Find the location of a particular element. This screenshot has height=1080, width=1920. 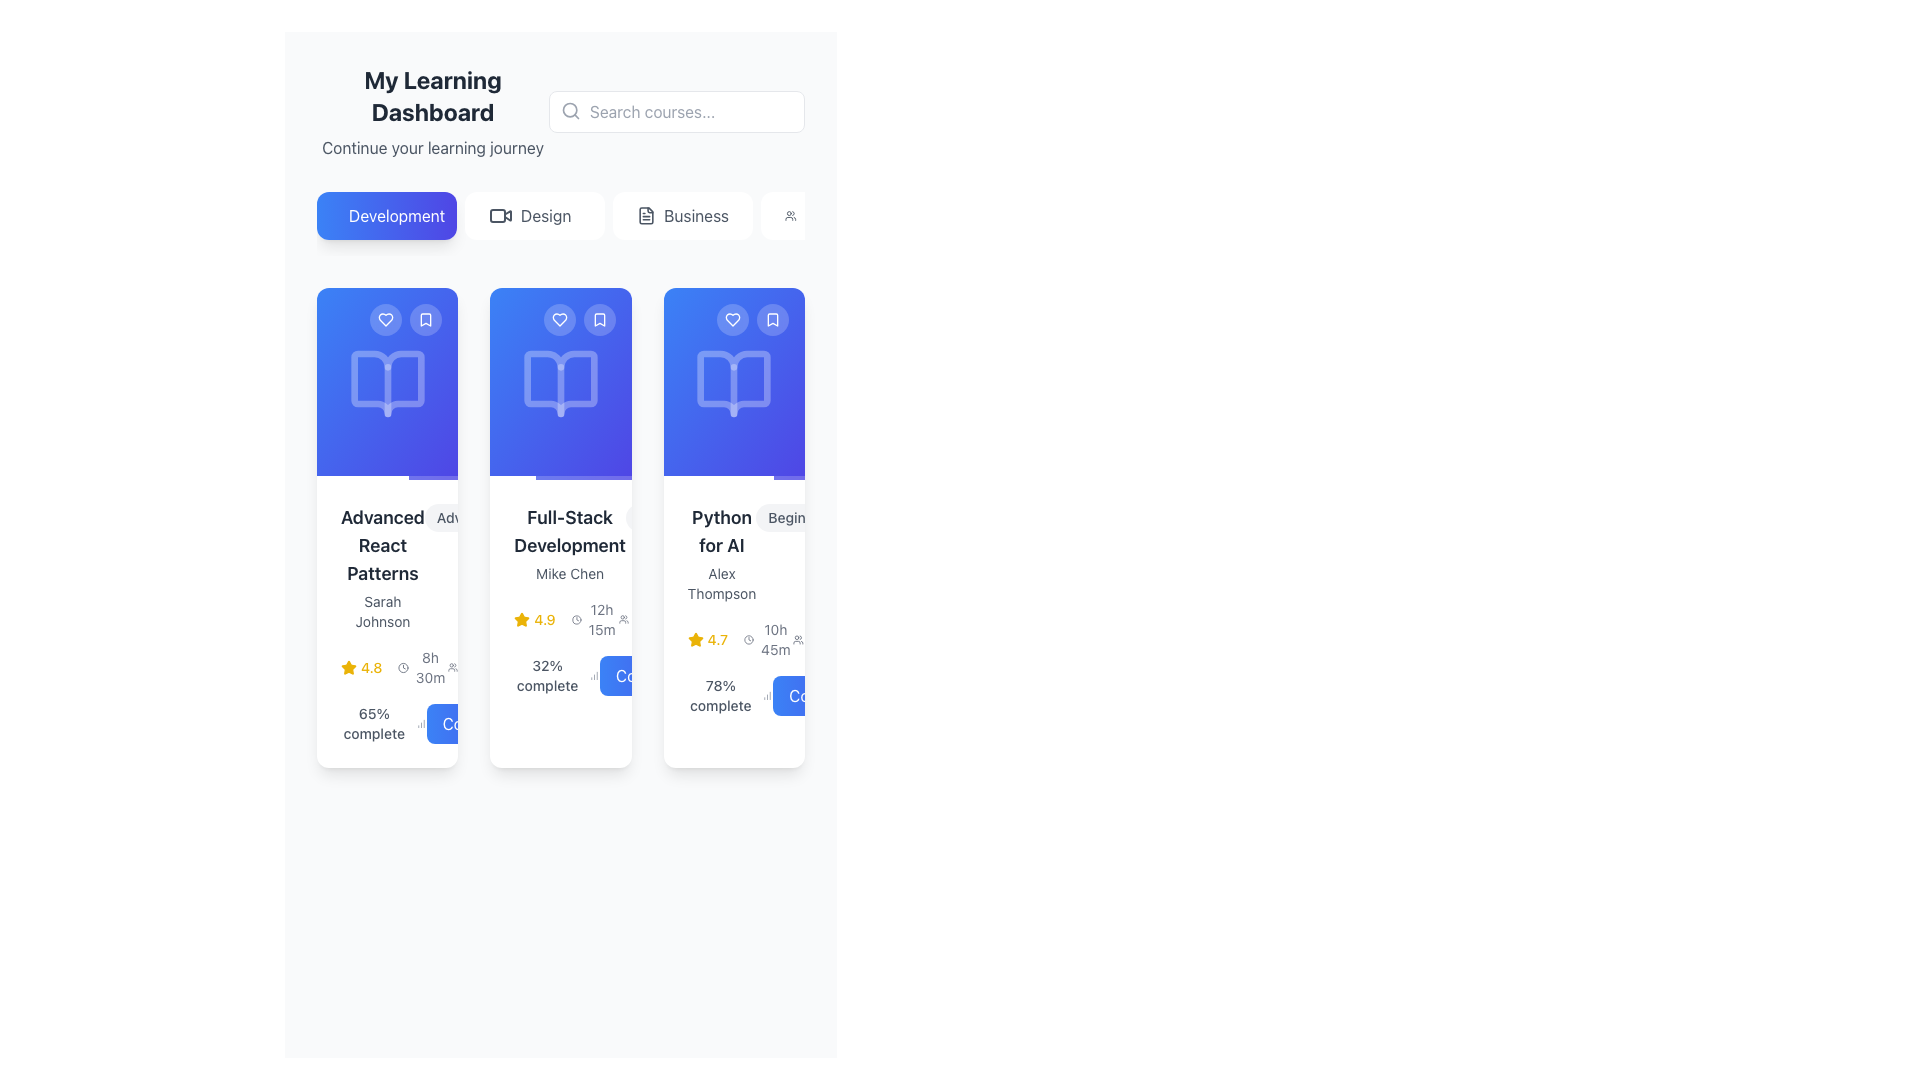

the Text Display containing 'Advanced React Patterns' and 'Sarah Johnson' located in the first card of the learning dashboard is located at coordinates (382, 567).